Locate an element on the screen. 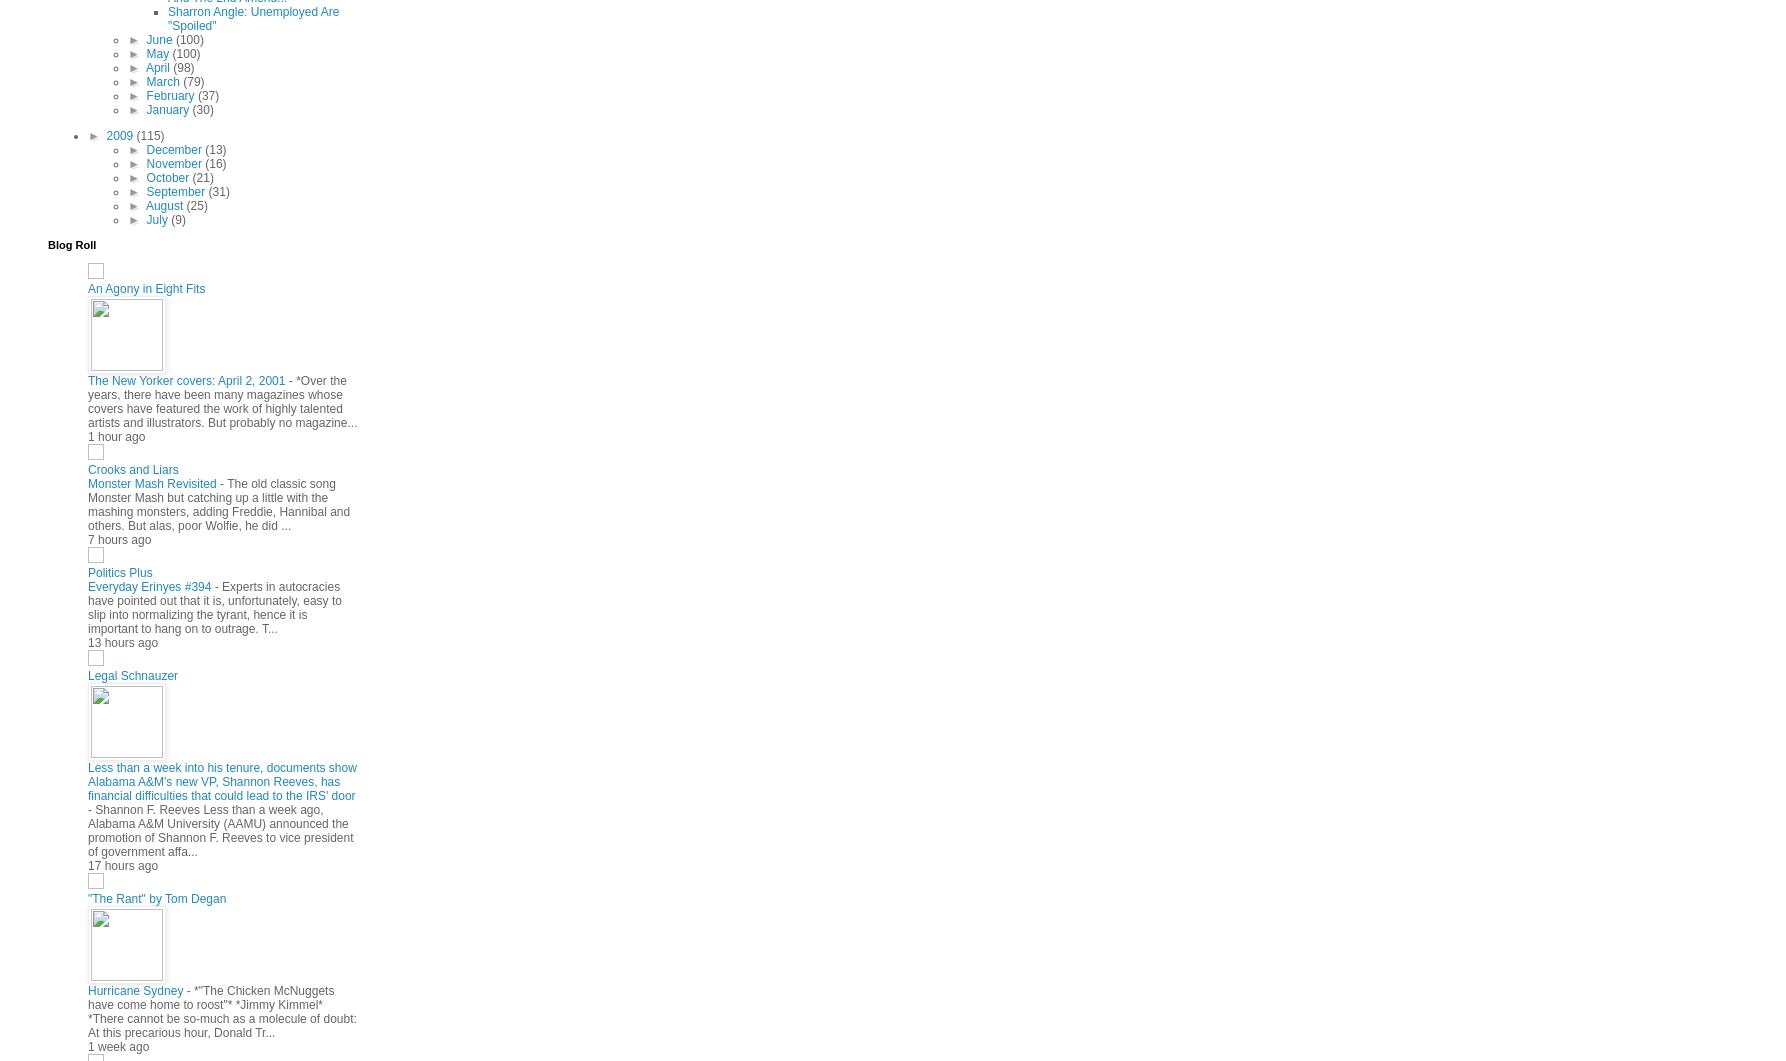 Image resolution: width=1786 pixels, height=1061 pixels. 'Less than a week into his tenure, documents show Alabama A&M's new VP, Shannon Reeves, has financial difficulties that could lead to the IRS' door' is located at coordinates (220, 781).